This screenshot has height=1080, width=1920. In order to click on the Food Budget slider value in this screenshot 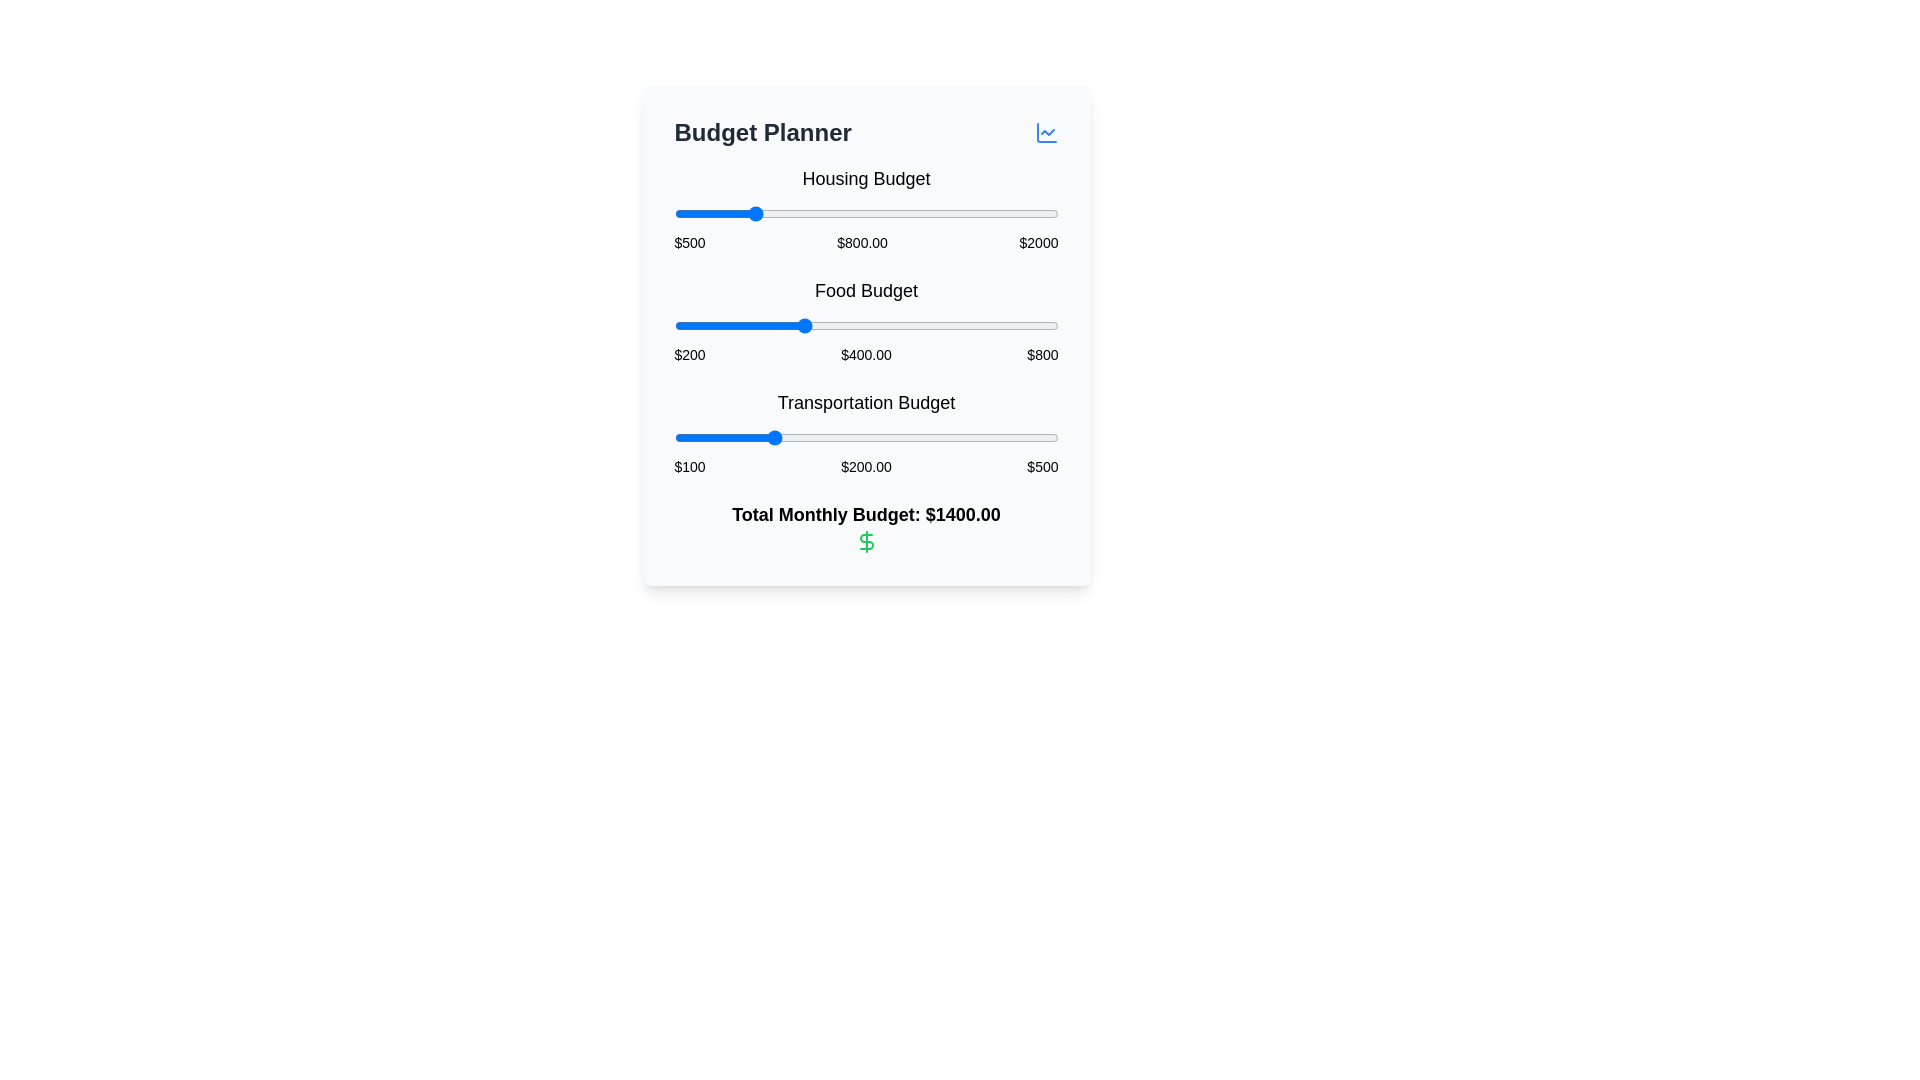, I will do `click(678, 325)`.